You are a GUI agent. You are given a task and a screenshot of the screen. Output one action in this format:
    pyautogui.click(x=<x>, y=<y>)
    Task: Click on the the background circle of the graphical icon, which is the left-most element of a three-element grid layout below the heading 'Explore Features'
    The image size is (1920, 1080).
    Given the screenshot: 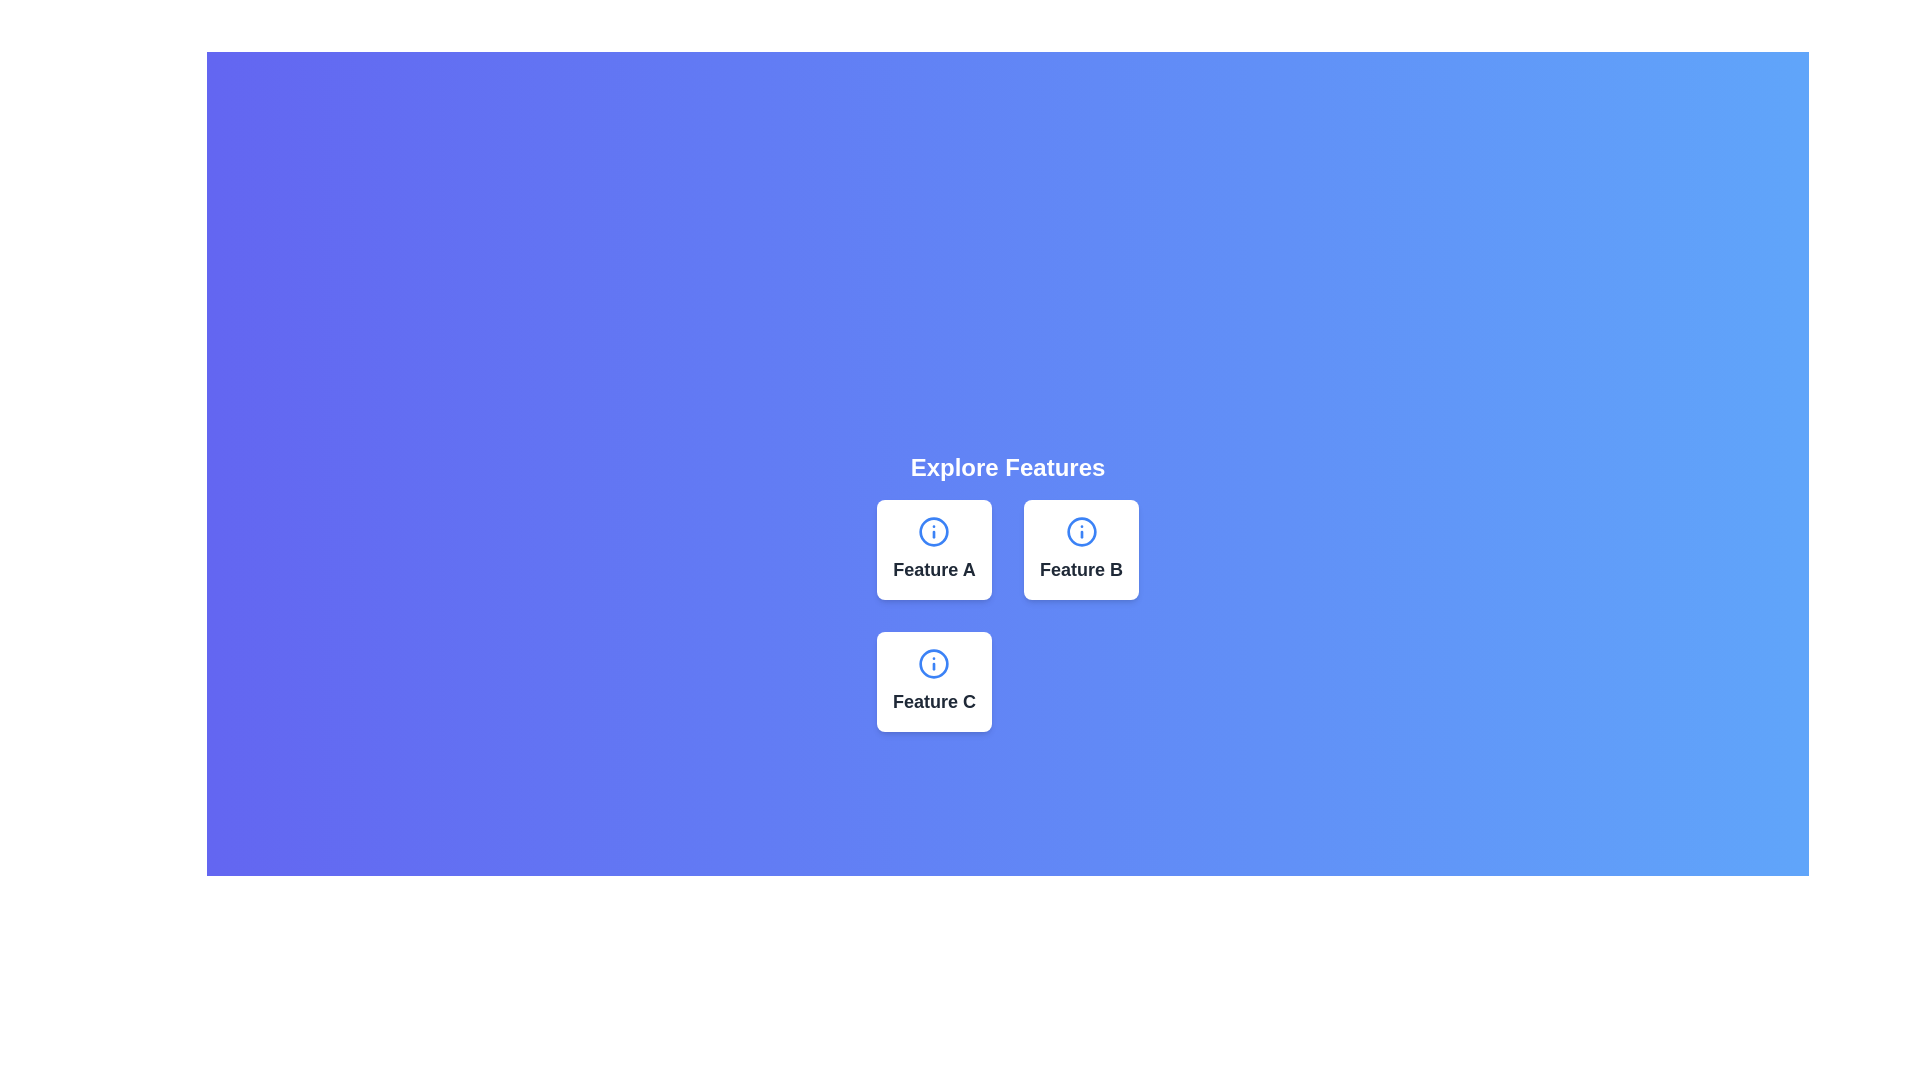 What is the action you would take?
    pyautogui.click(x=933, y=531)
    